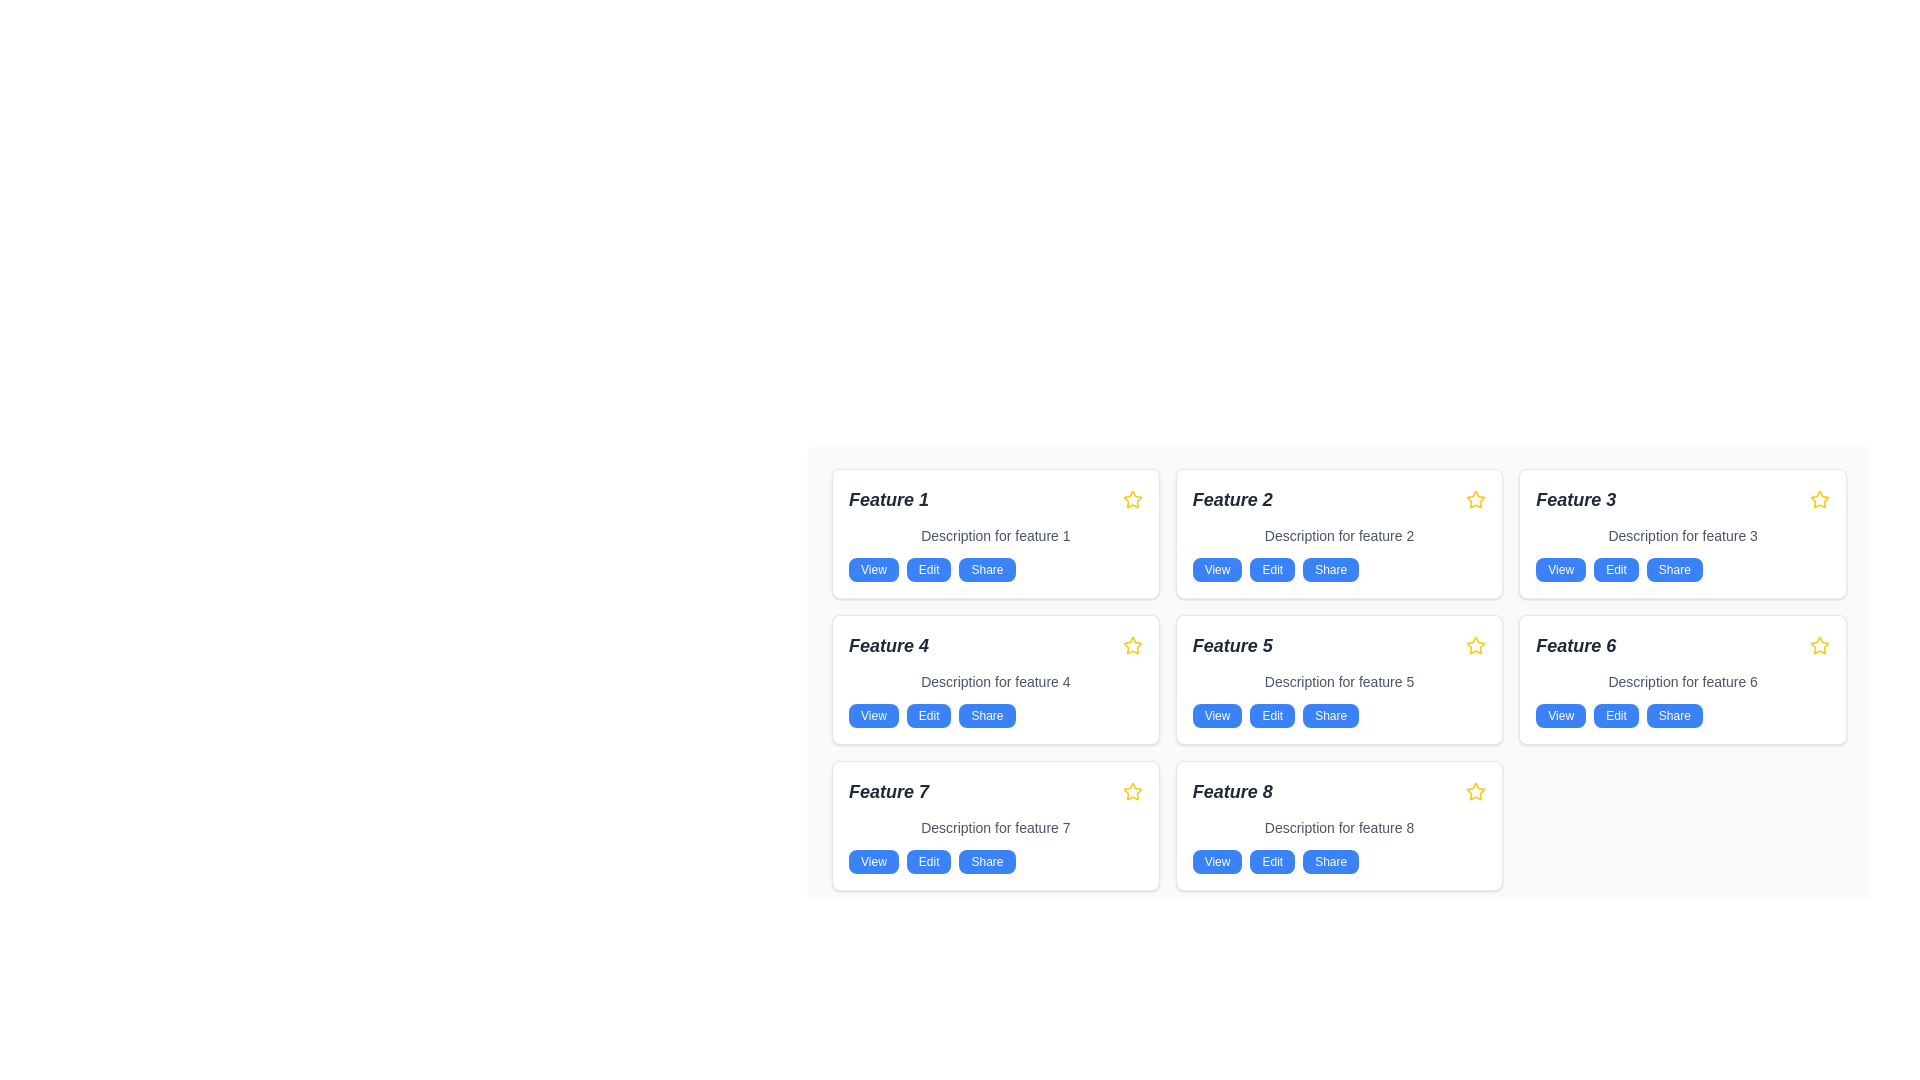 The image size is (1920, 1080). Describe the element at coordinates (987, 715) in the screenshot. I see `the 'Share' button in the 'Feature 4' card` at that location.